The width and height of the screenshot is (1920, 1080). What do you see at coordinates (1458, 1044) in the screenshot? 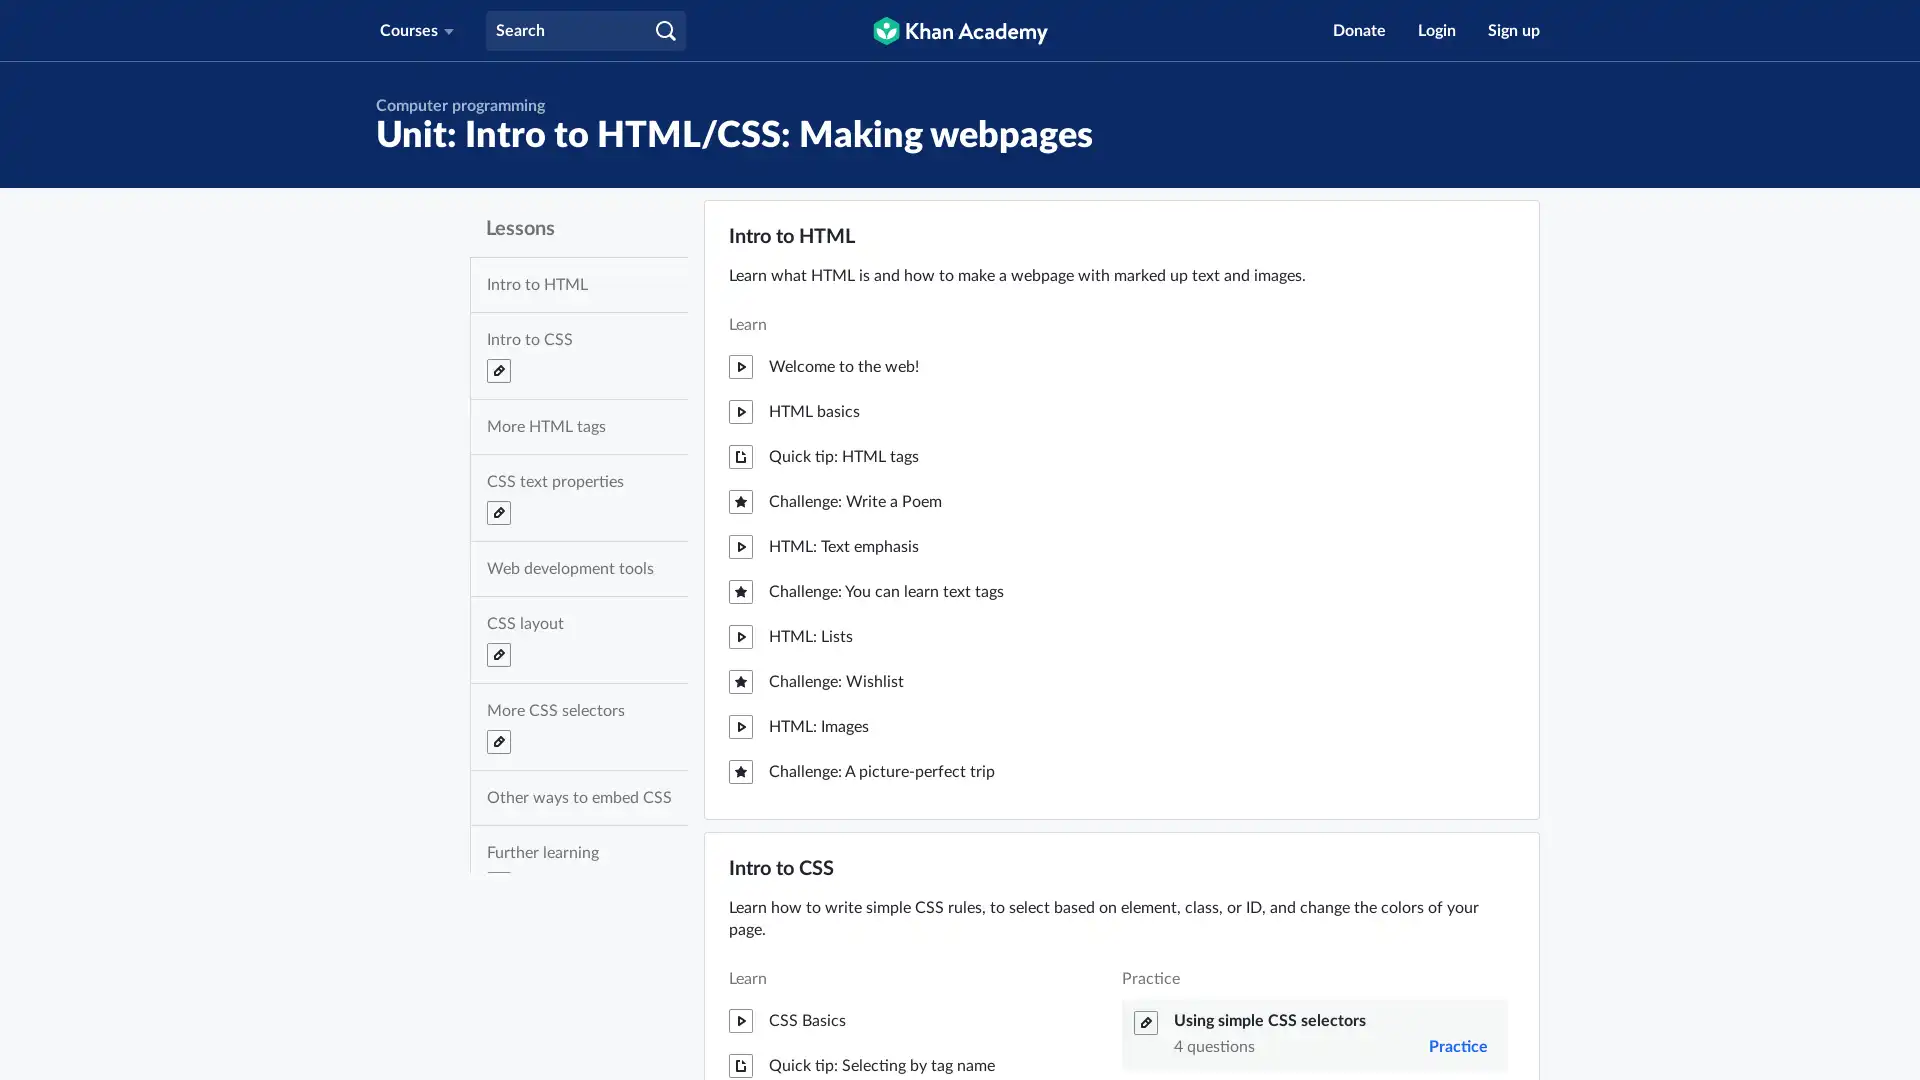
I see `Practice` at bounding box center [1458, 1044].